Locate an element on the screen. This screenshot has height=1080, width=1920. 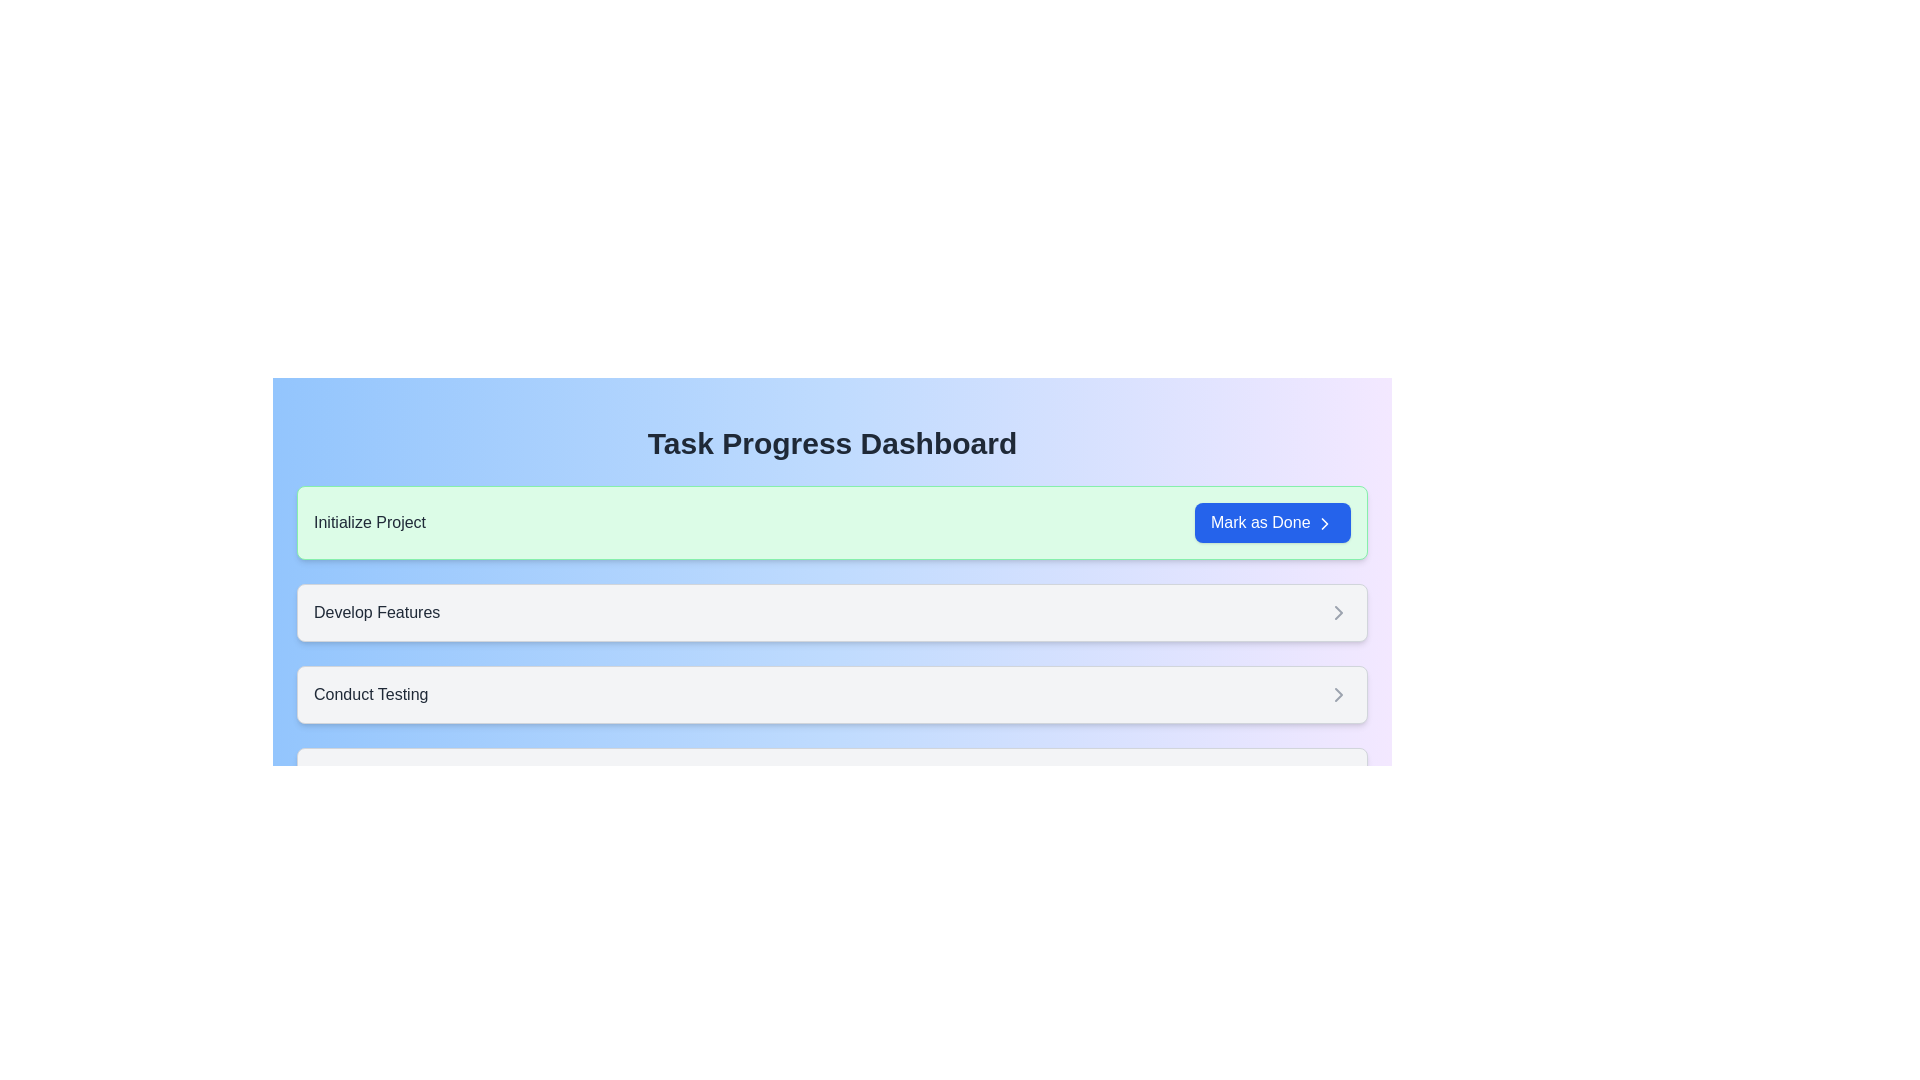
the 'Develop Features' text label in the task-oriented dashboard, which is positioned below 'Initialize Project' and above 'Conduct Testing' is located at coordinates (377, 612).